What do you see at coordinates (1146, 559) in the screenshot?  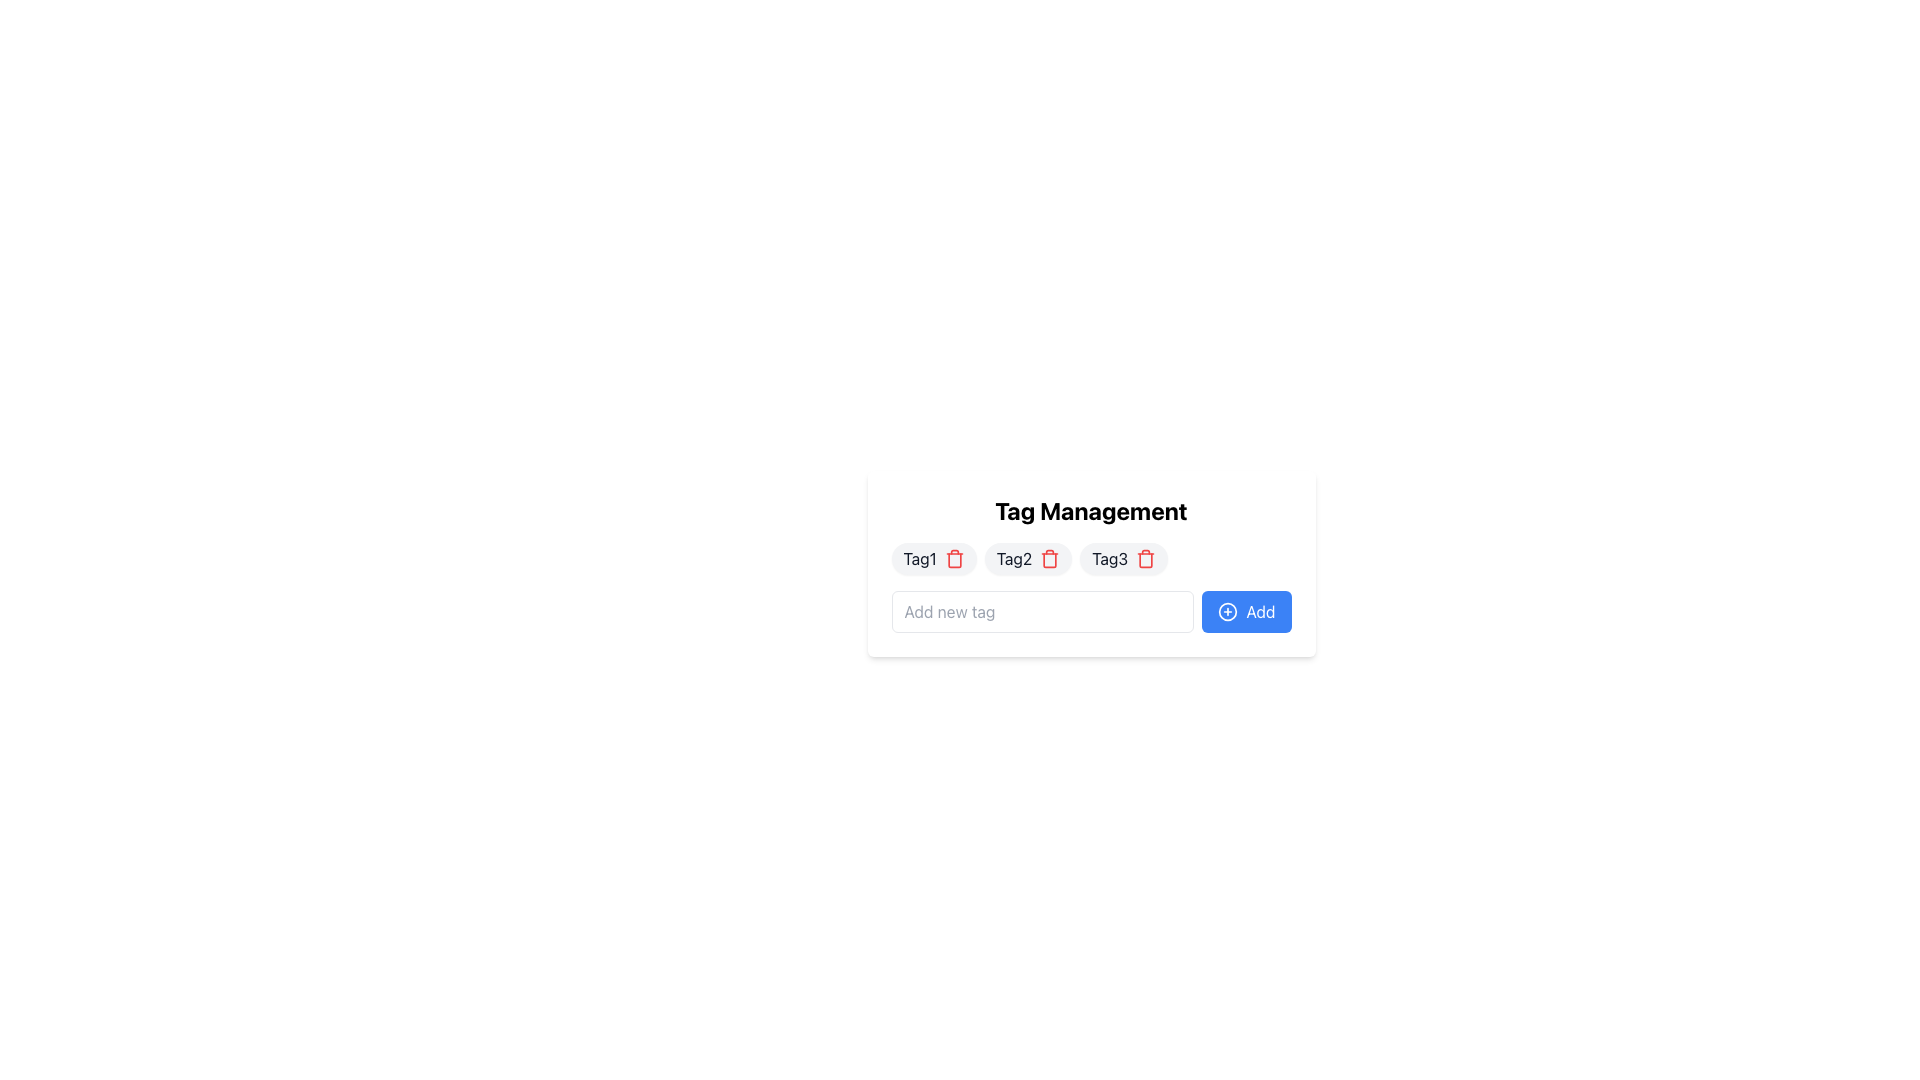 I see `the red trash icon button located at the far right of the tag labeled 'Tag3'` at bounding box center [1146, 559].